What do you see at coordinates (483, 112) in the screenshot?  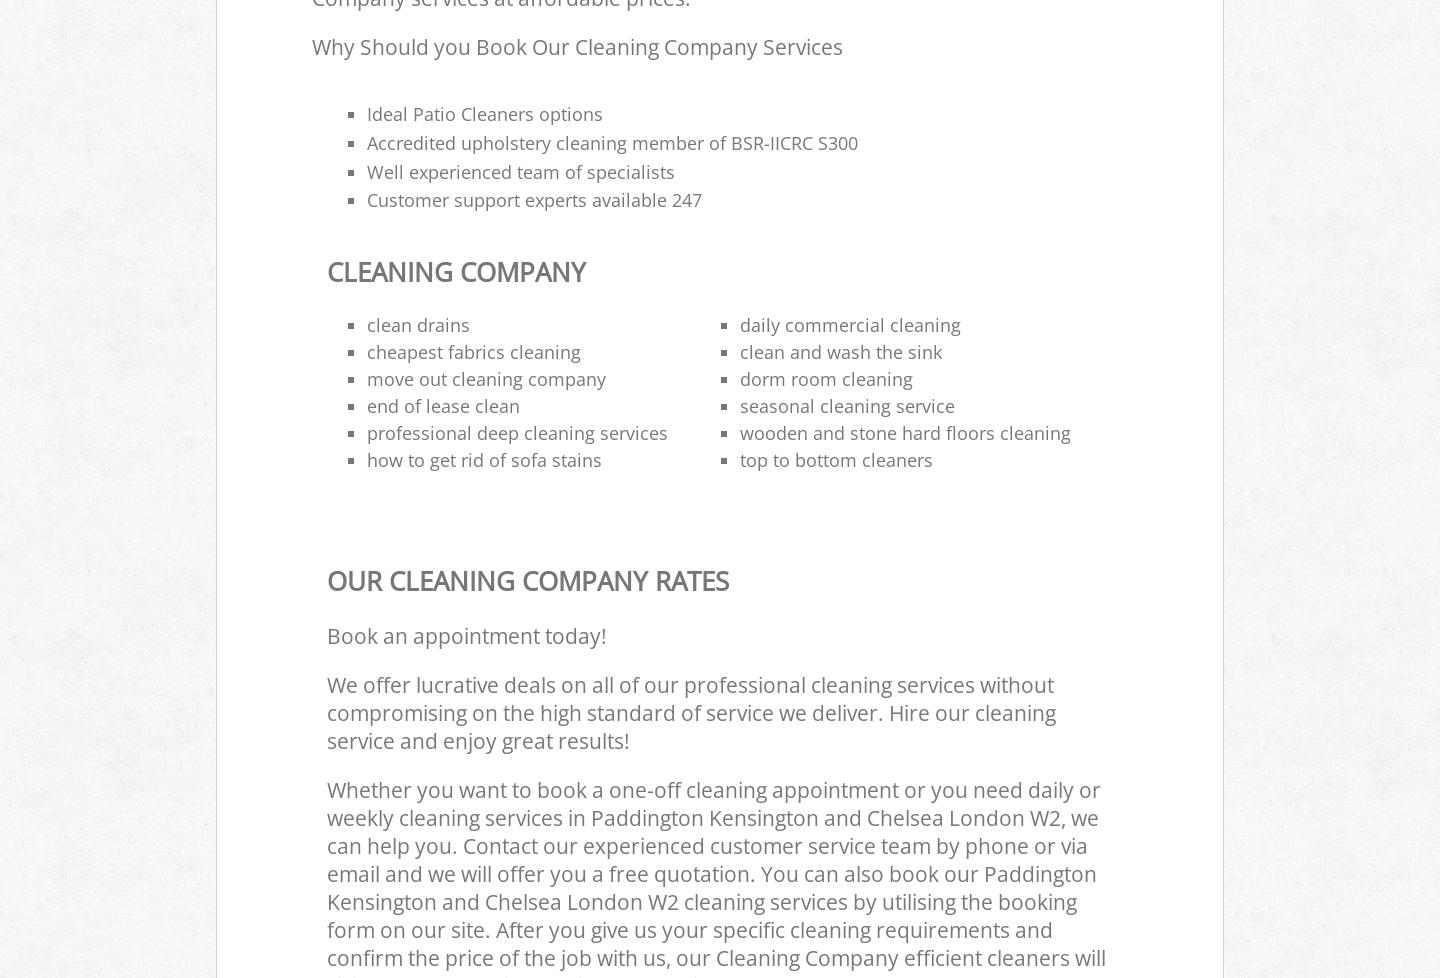 I see `'Ideal Patio Cleaners options'` at bounding box center [483, 112].